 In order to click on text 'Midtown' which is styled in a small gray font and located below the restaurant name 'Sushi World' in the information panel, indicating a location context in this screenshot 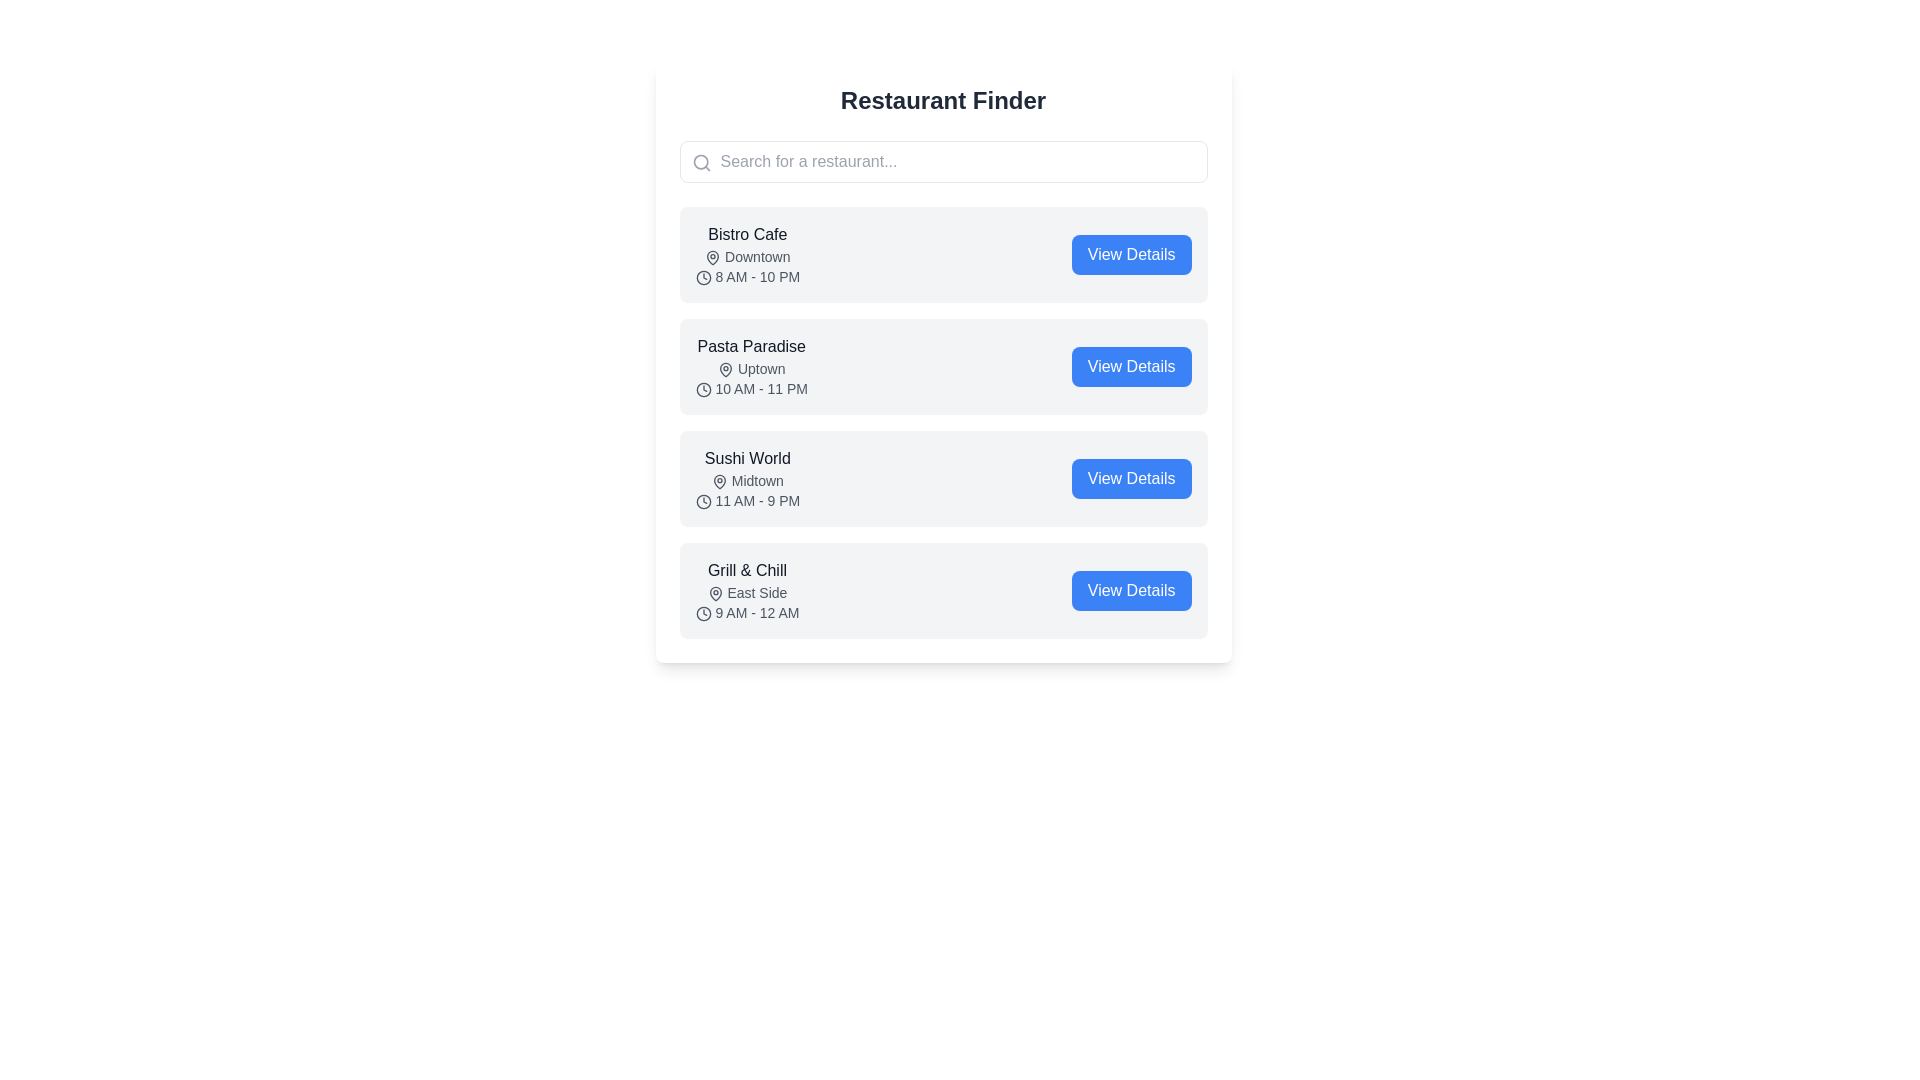, I will do `click(746, 481)`.